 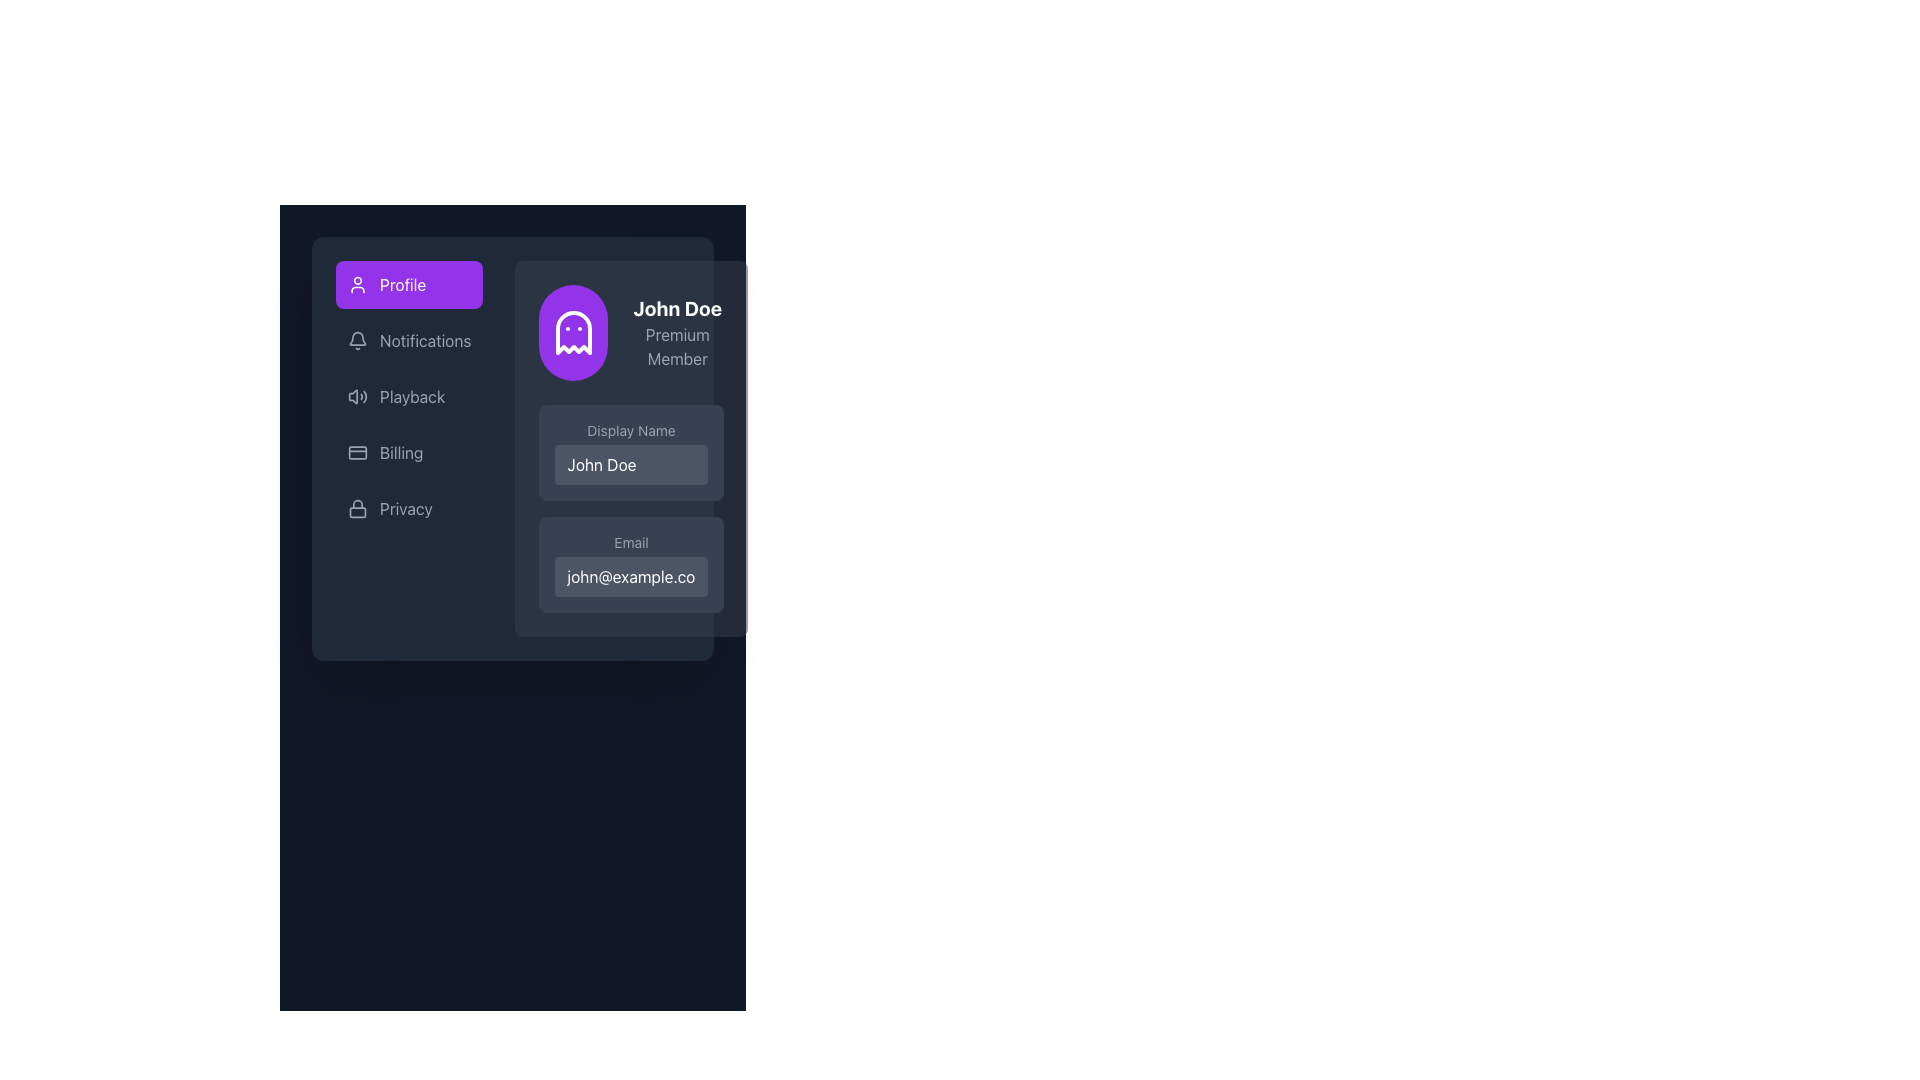 I want to click on the navigation menu item located on the left side of the application, so click(x=513, y=447).